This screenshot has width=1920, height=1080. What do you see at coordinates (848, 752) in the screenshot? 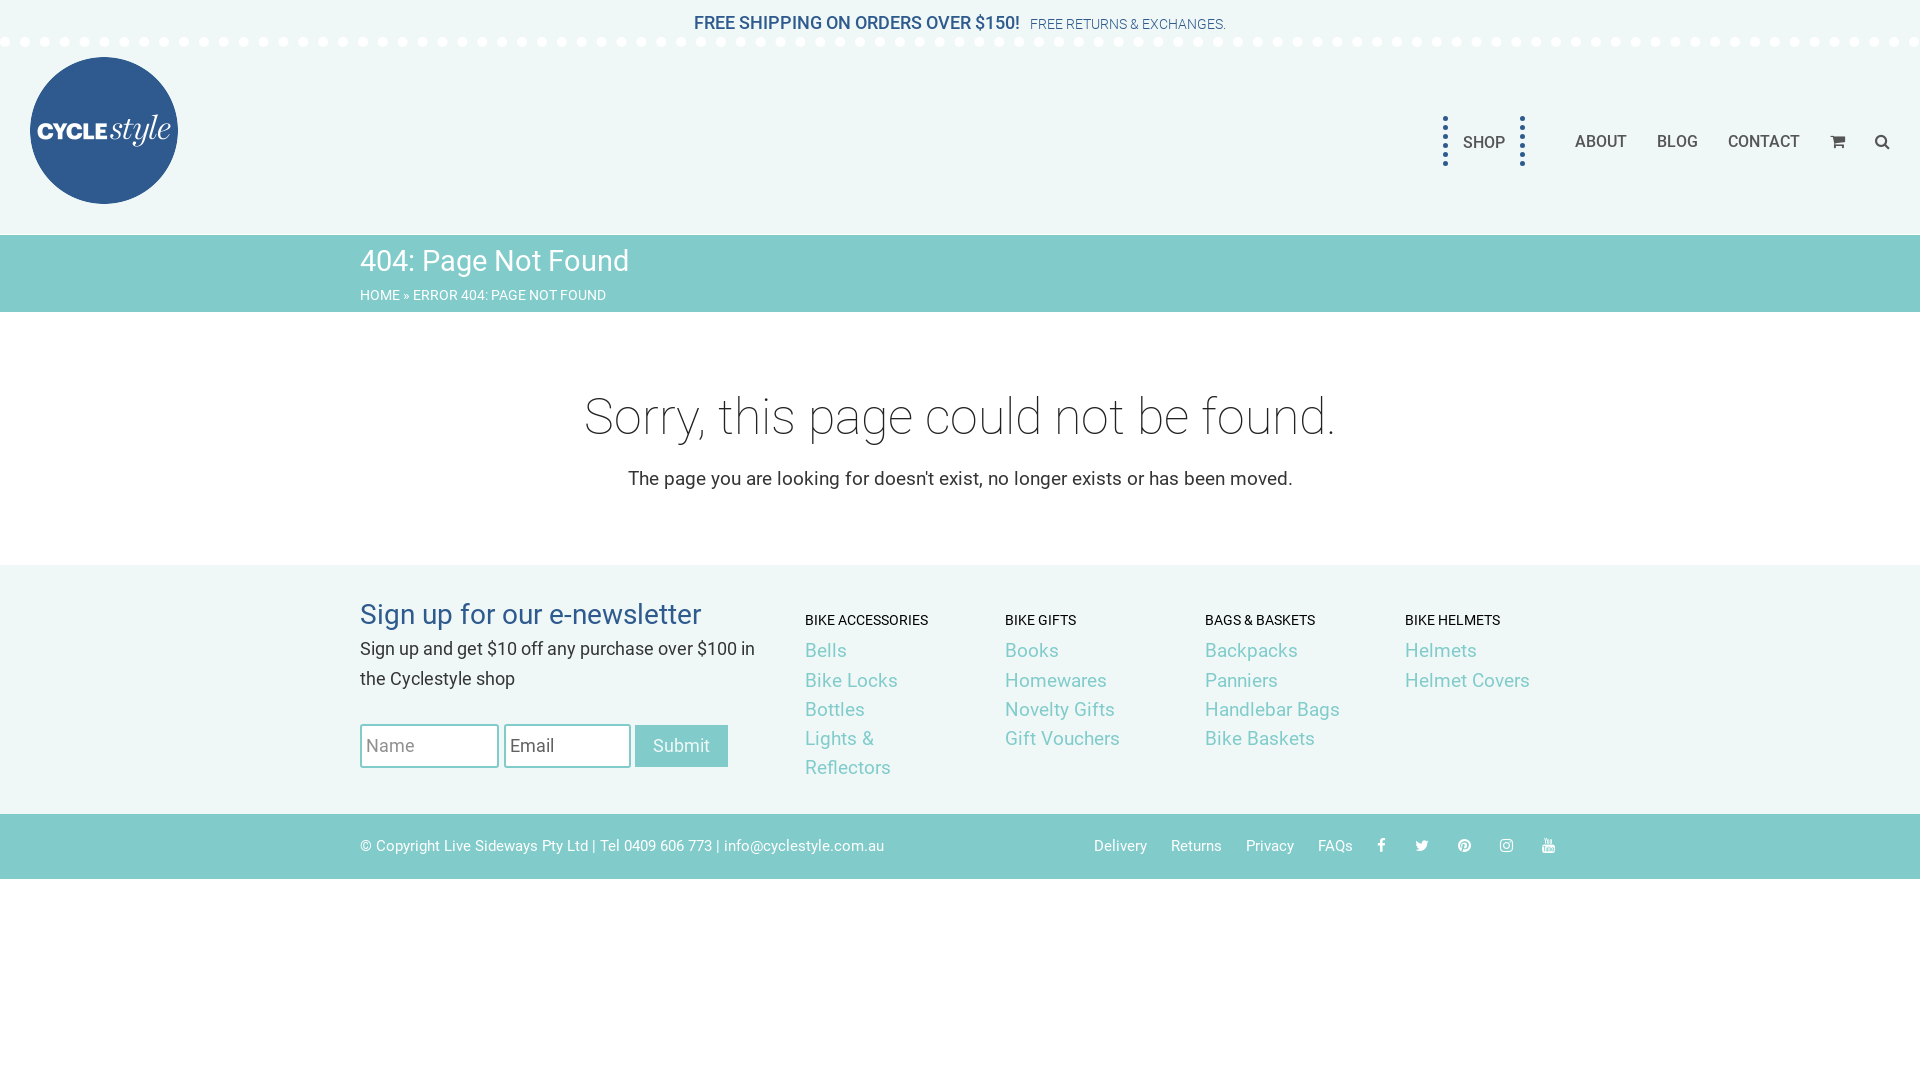
I see `'Lights & Reflectors'` at bounding box center [848, 752].